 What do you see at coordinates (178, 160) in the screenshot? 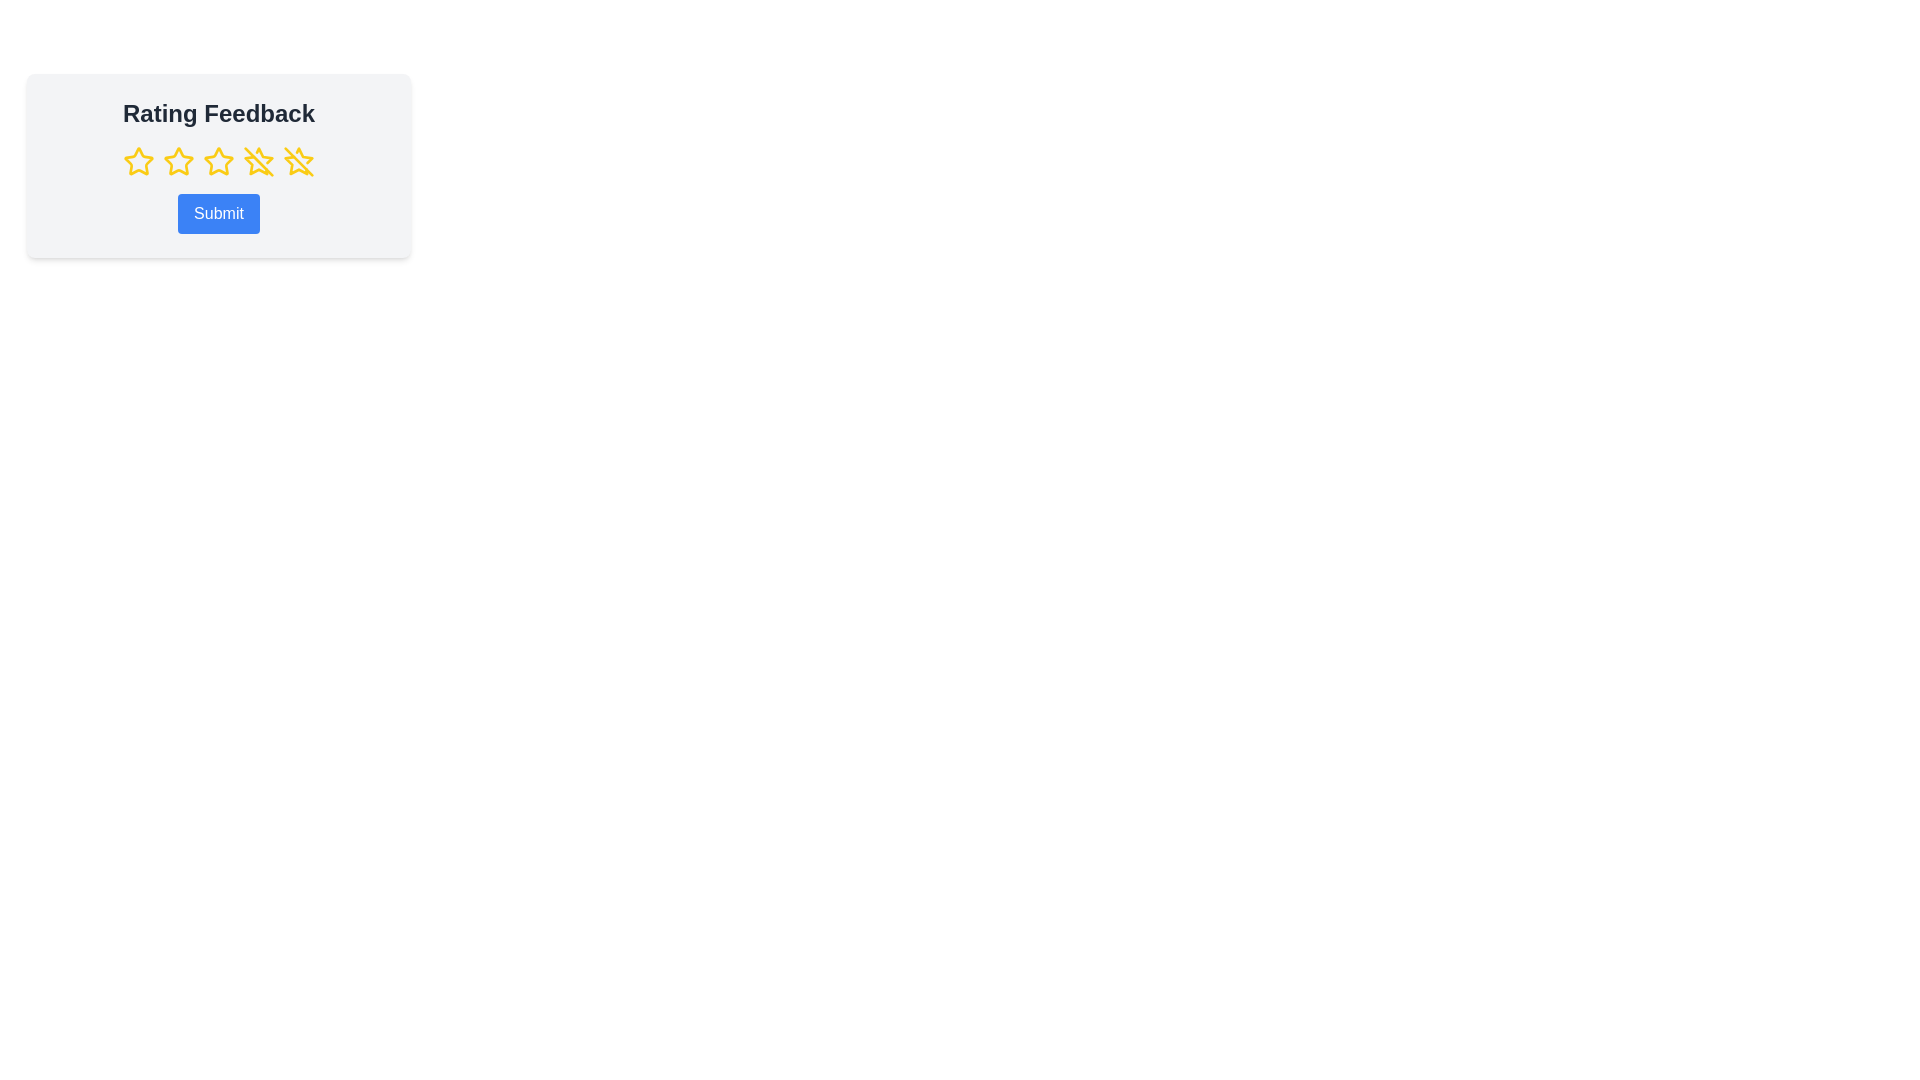
I see `the second rating star from the left in the rating system below the 'Rating Feedback' title` at bounding box center [178, 160].